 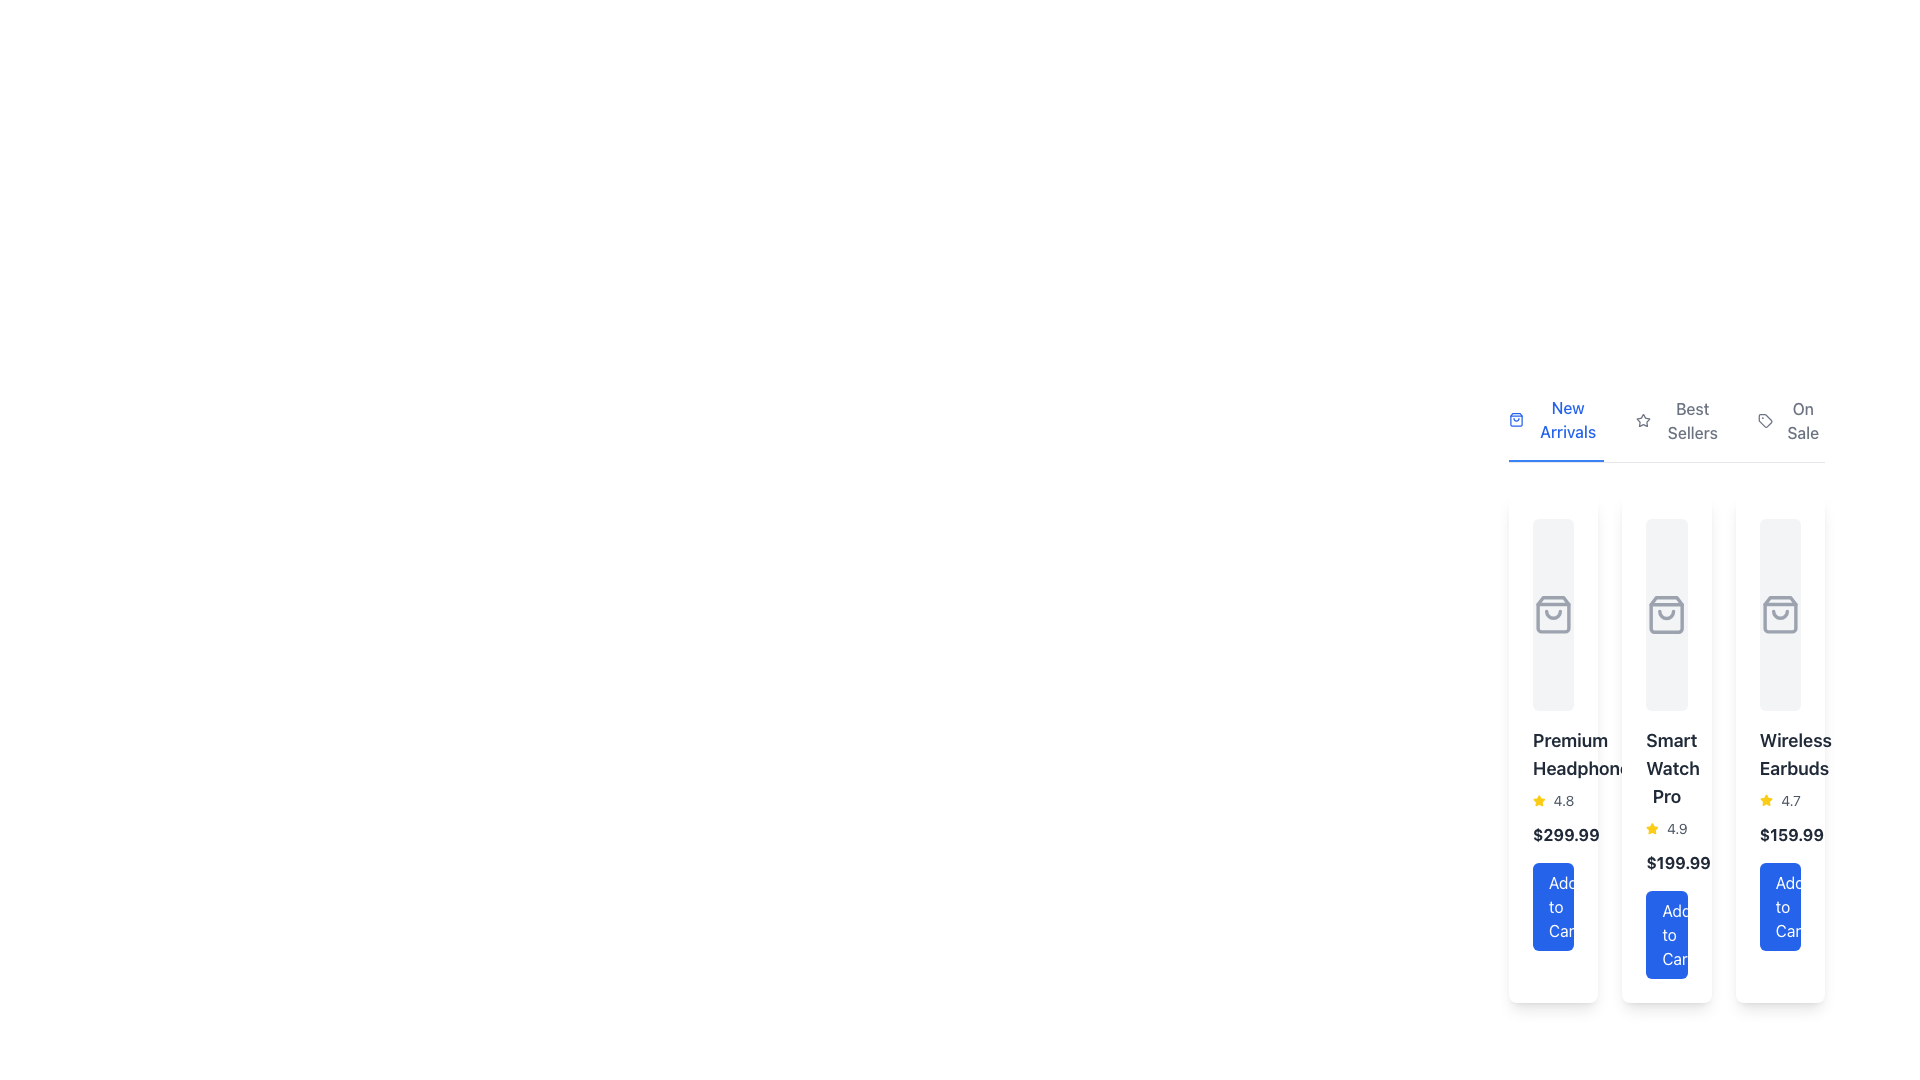 What do you see at coordinates (1766, 799) in the screenshot?
I see `the yellow star icon representing the rating for the 'Wireless Earbuds', which is the first in the series of star icons` at bounding box center [1766, 799].